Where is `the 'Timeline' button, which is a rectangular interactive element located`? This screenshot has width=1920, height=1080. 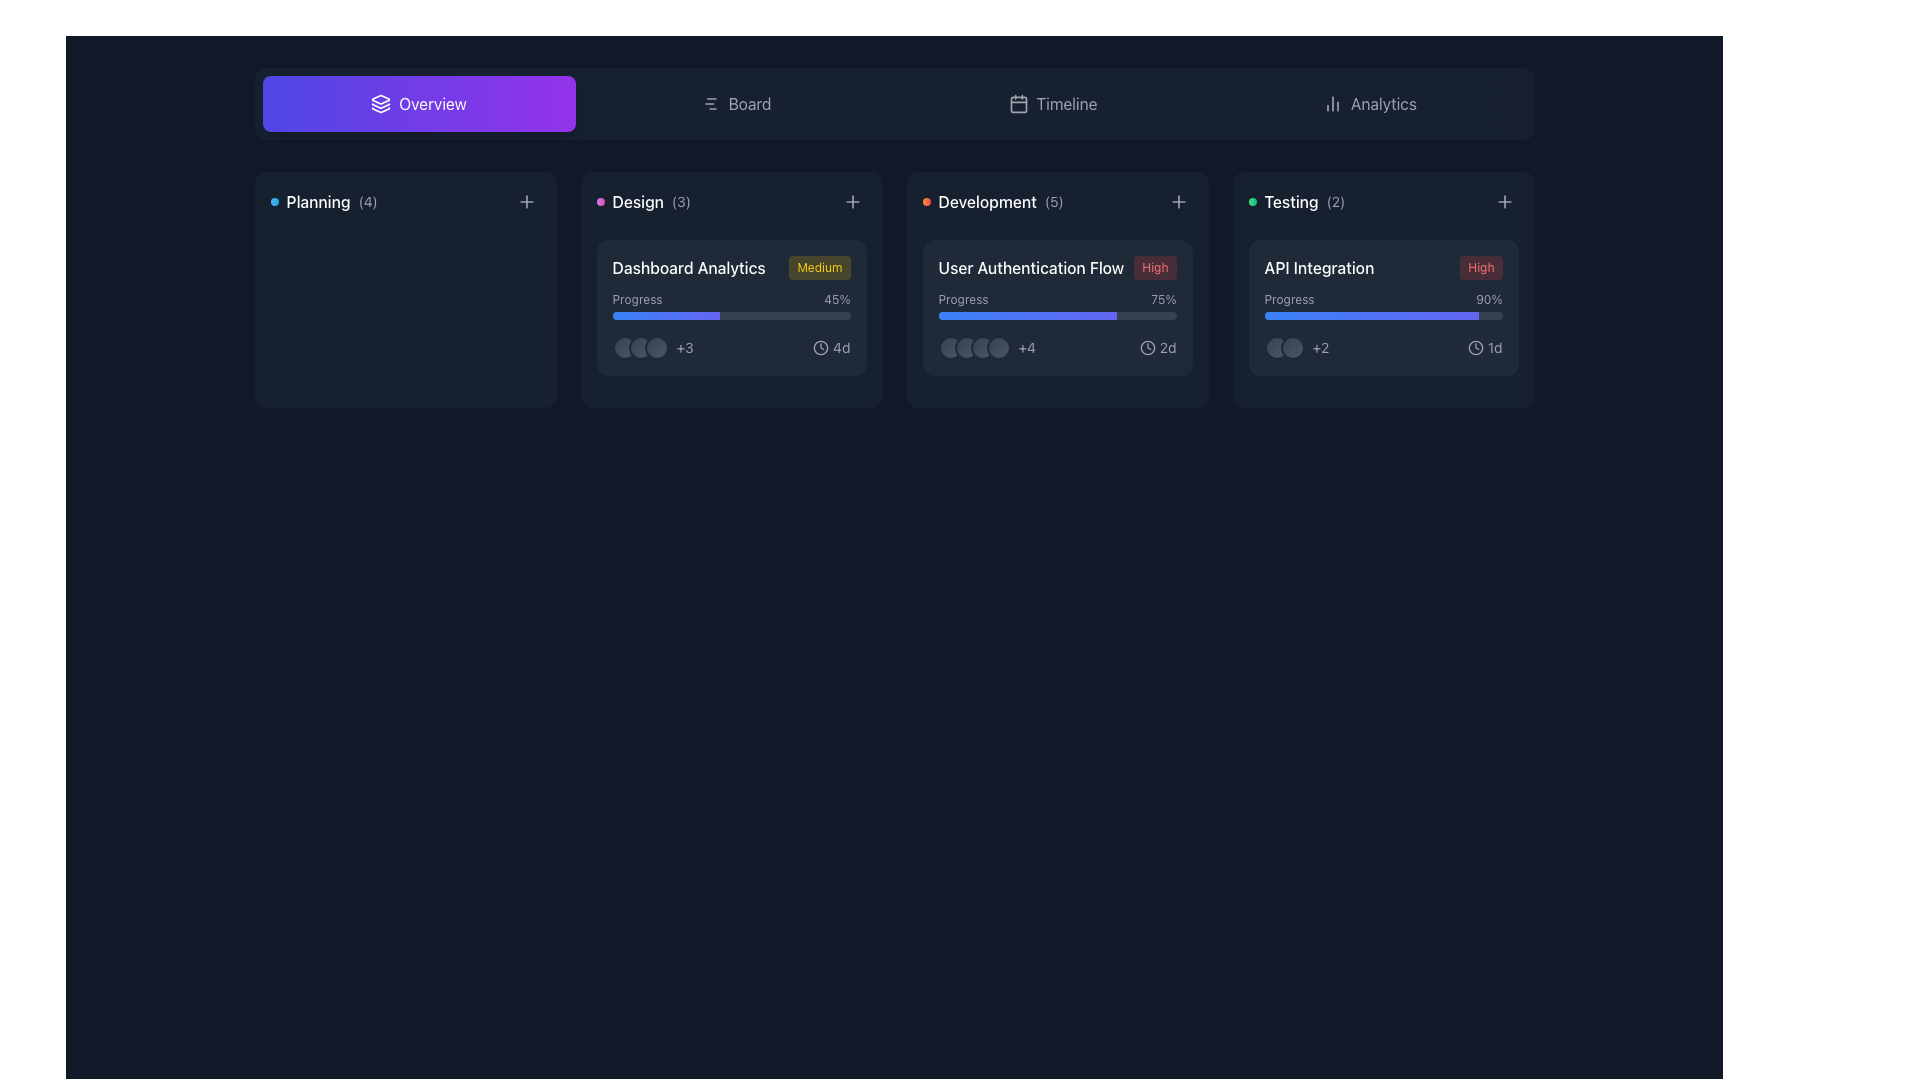
the 'Timeline' button, which is a rectangular interactive element located is located at coordinates (1051, 104).